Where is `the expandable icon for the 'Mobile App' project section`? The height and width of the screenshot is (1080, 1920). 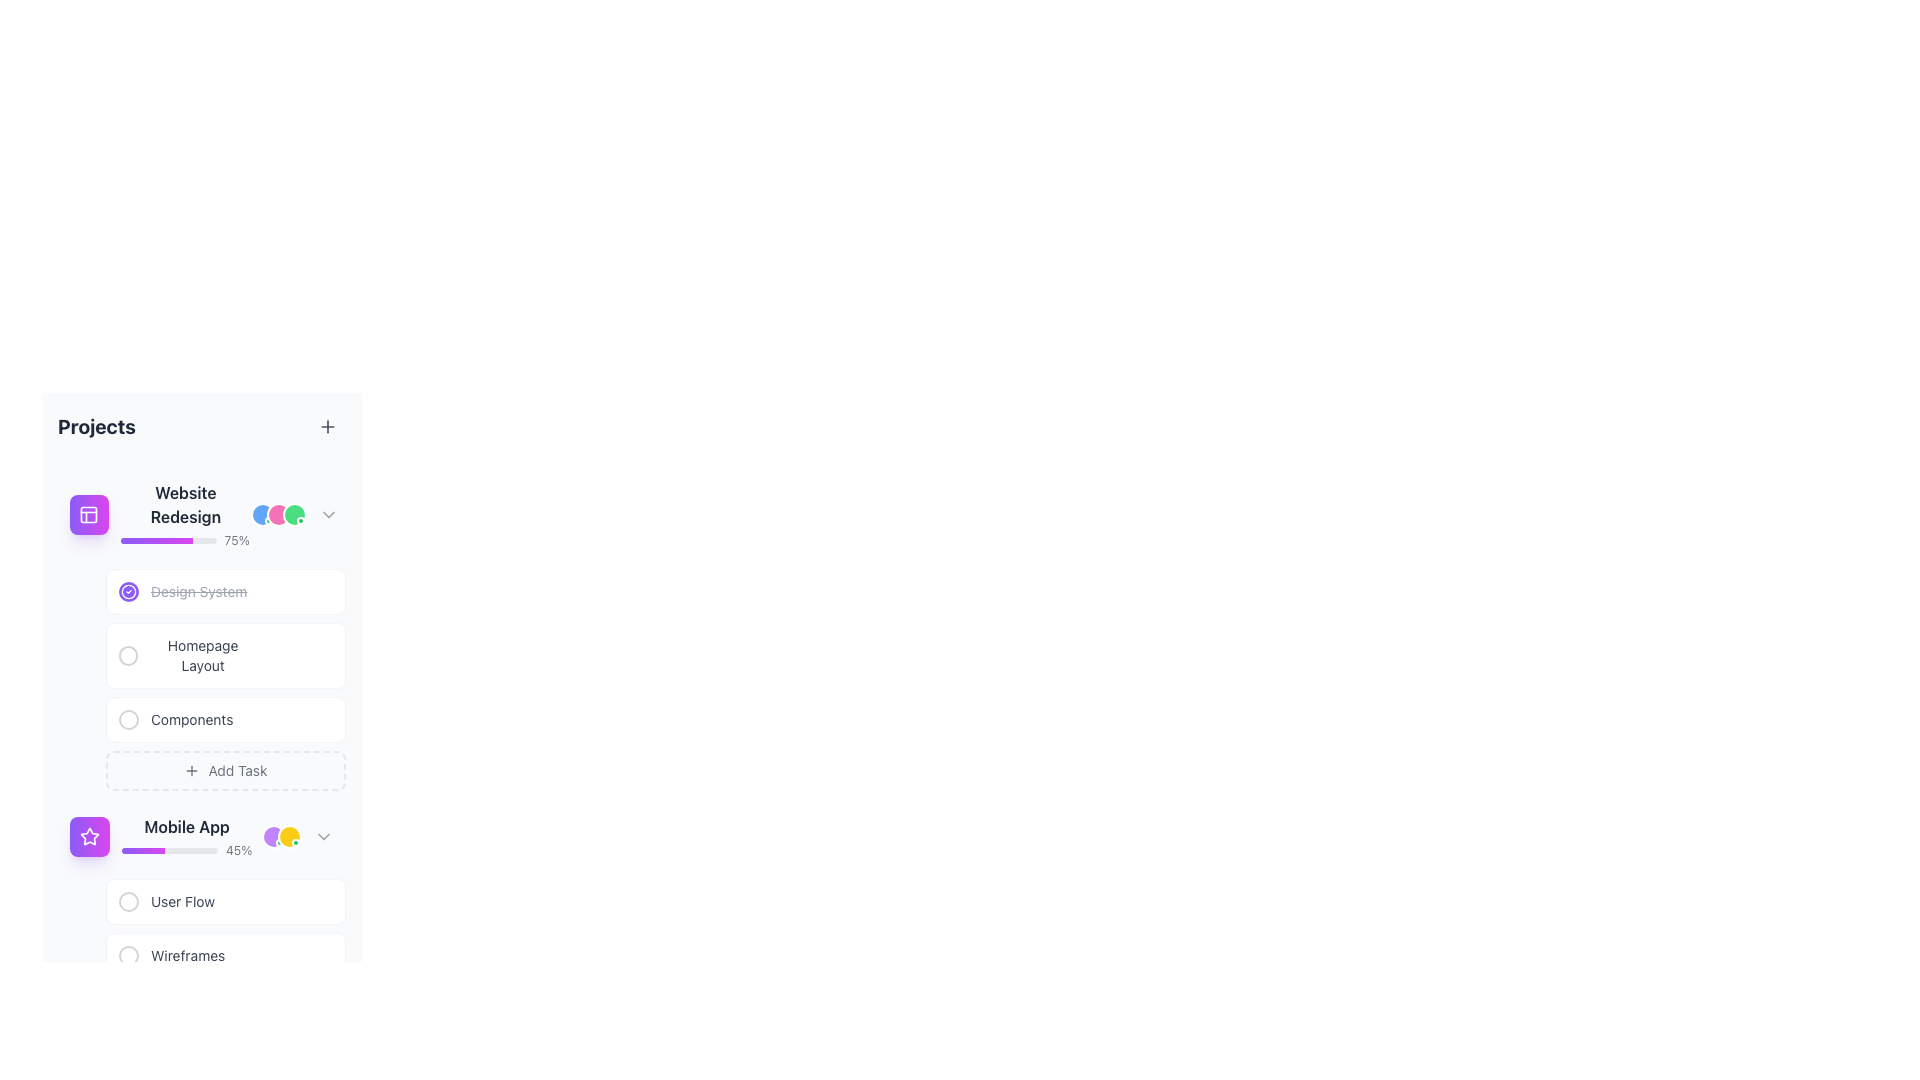
the expandable icon for the 'Mobile App' project section is located at coordinates (324, 837).